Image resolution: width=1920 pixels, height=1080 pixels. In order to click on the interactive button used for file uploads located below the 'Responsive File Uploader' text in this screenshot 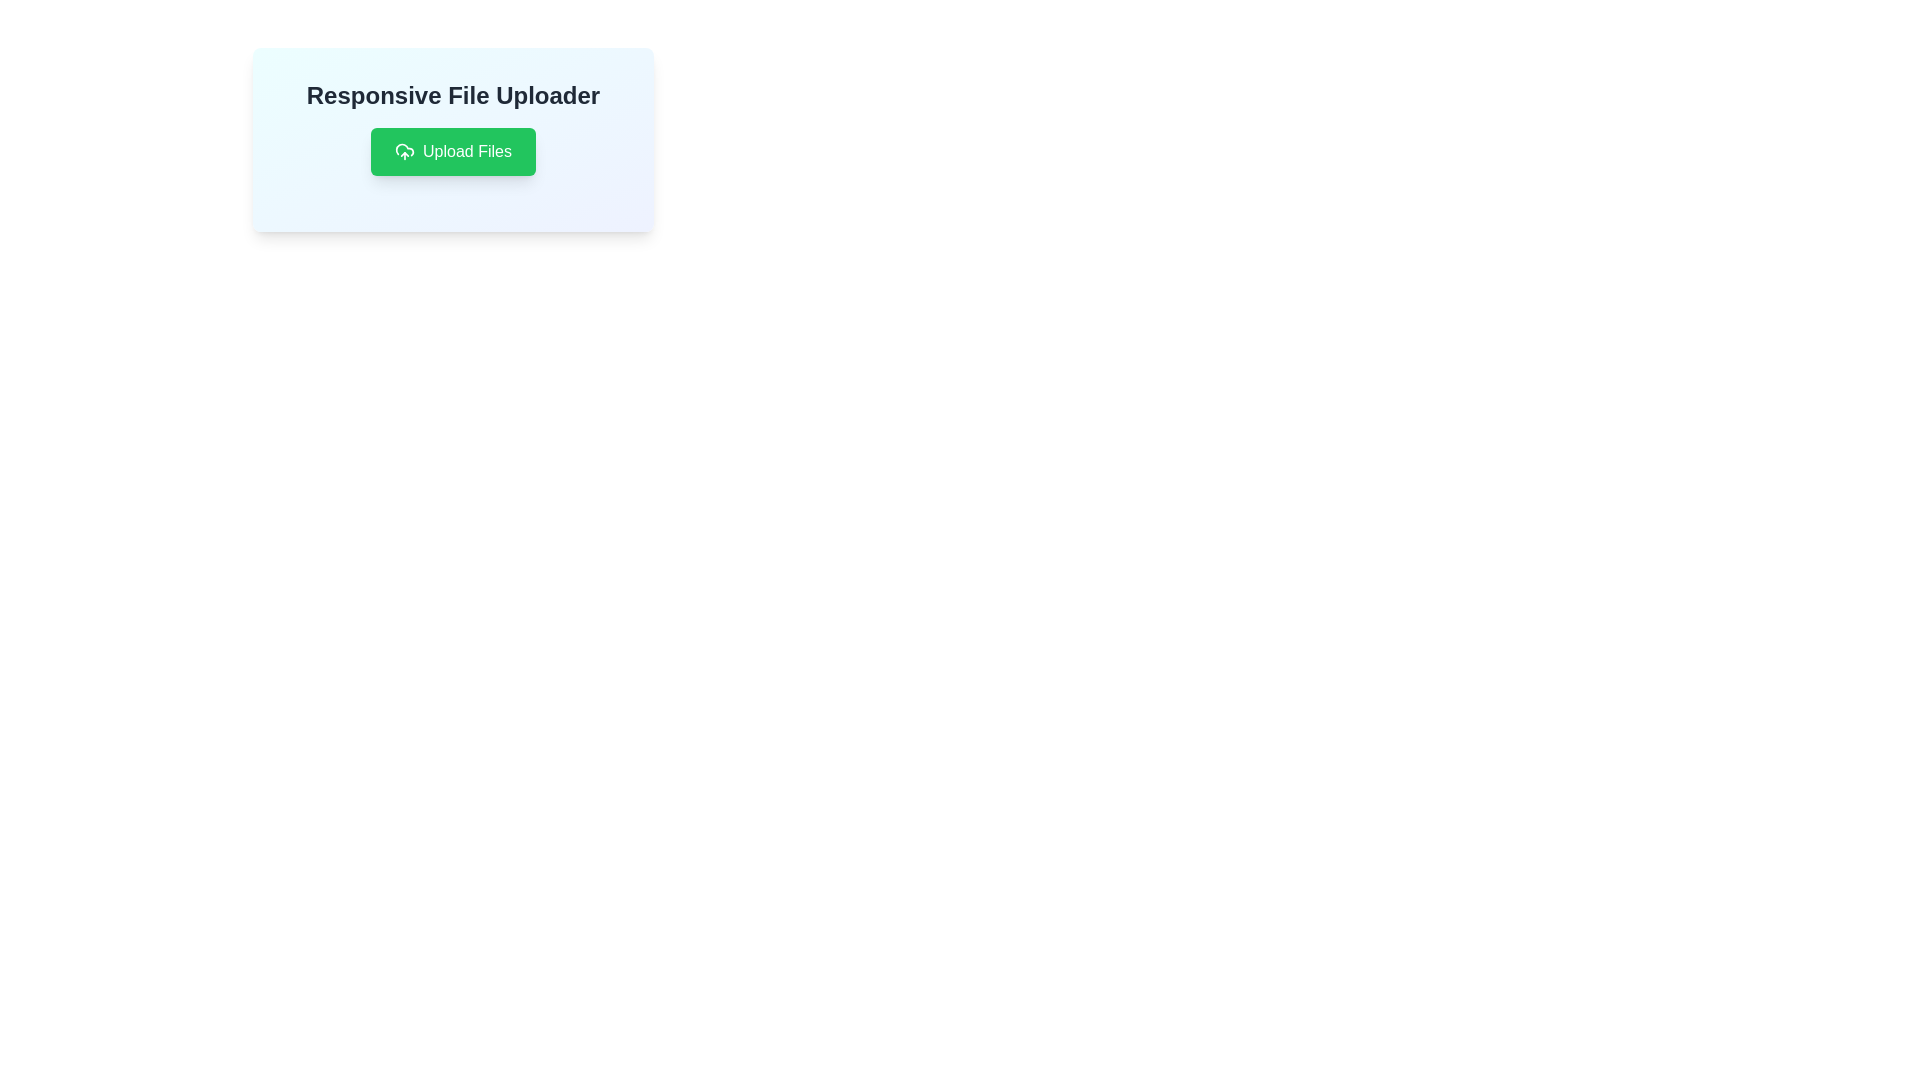, I will do `click(452, 150)`.